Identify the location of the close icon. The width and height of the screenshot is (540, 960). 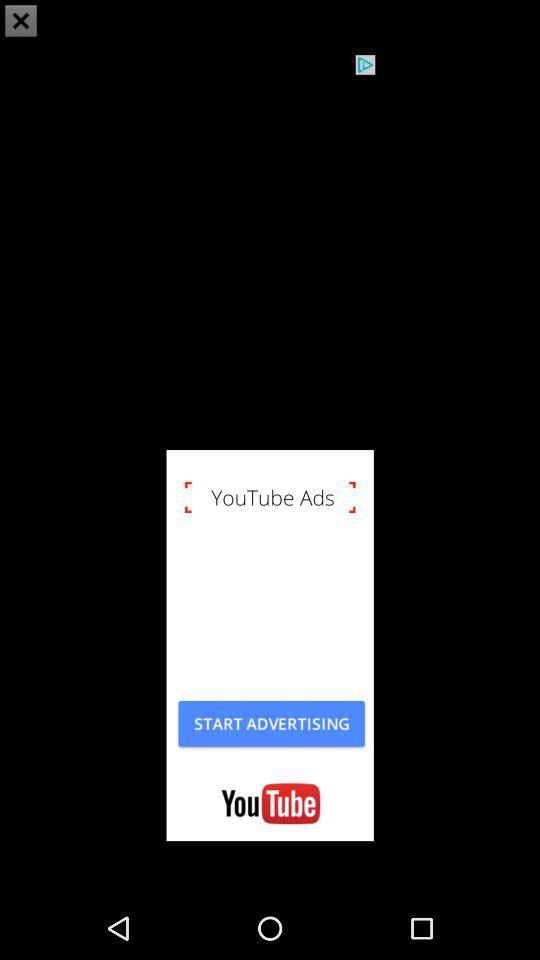
(20, 21).